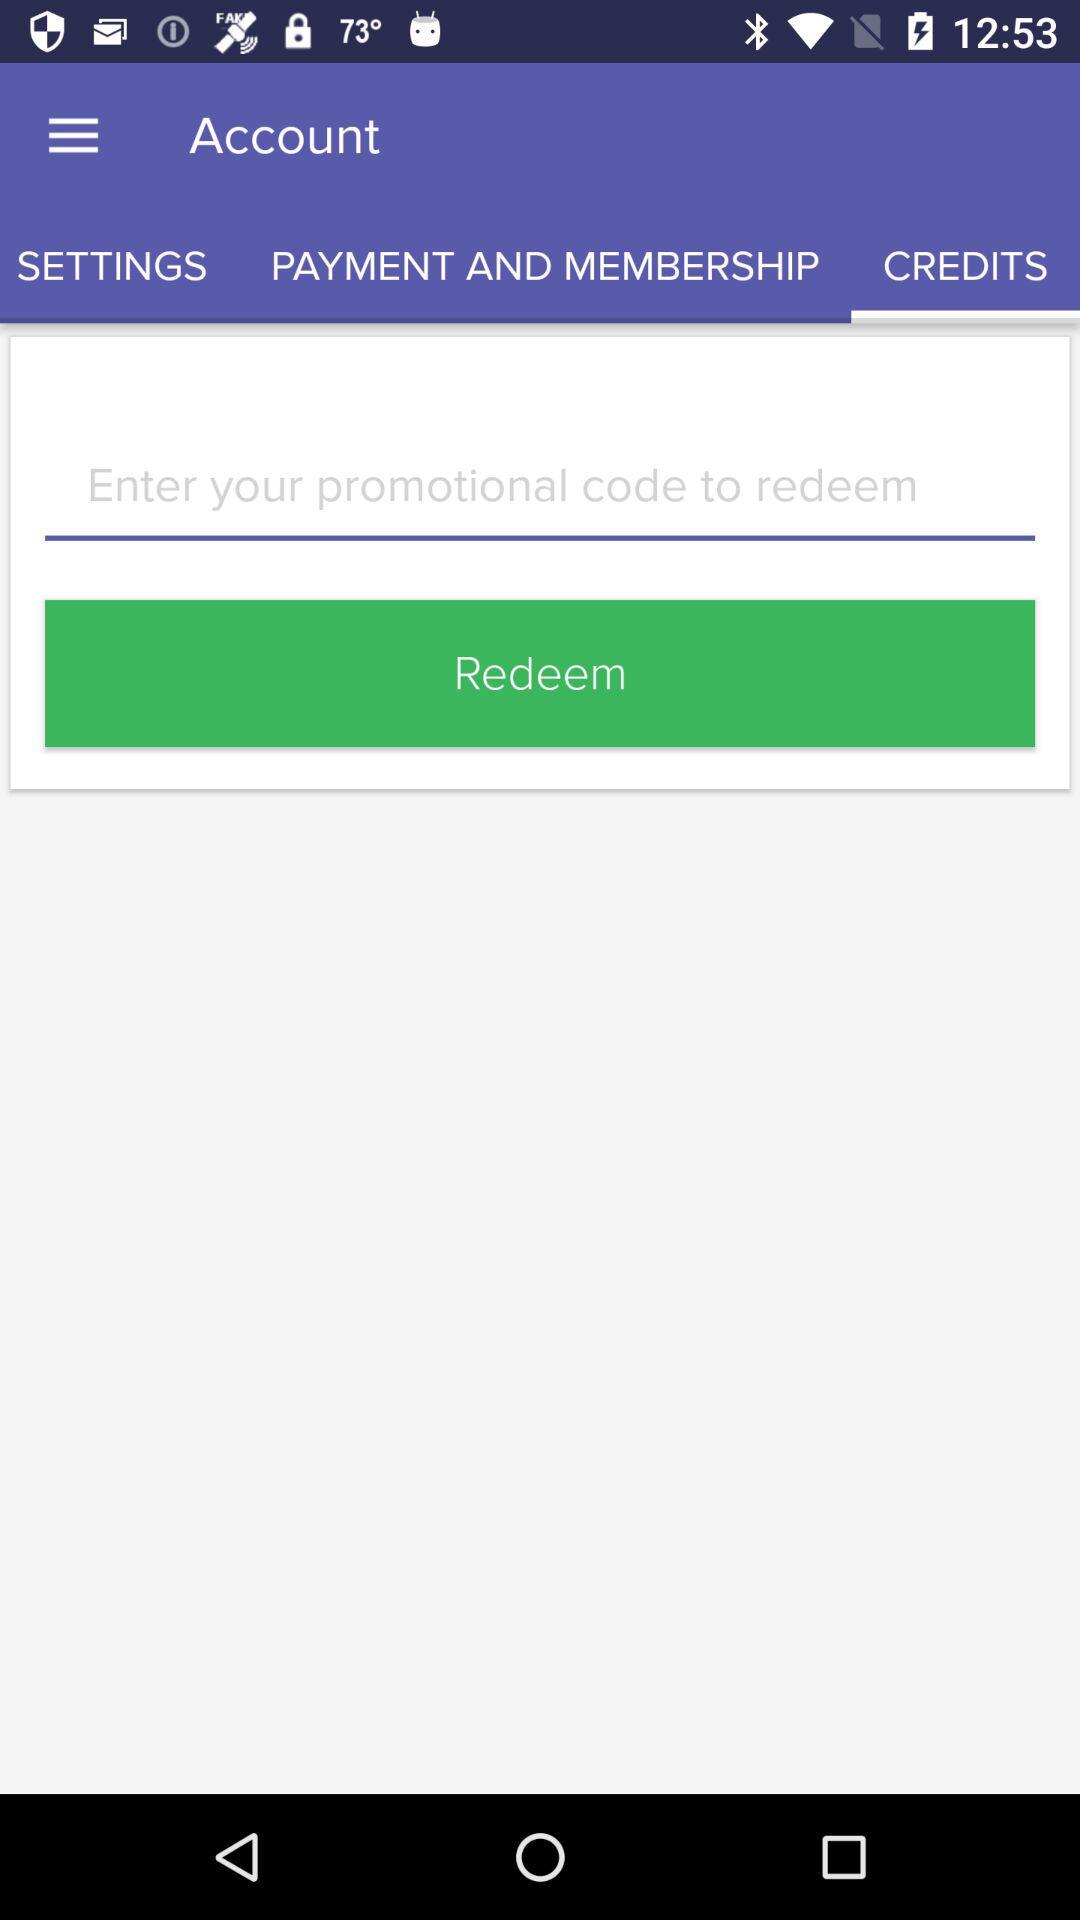 The height and width of the screenshot is (1920, 1080). I want to click on the icon to the left of account, so click(72, 135).